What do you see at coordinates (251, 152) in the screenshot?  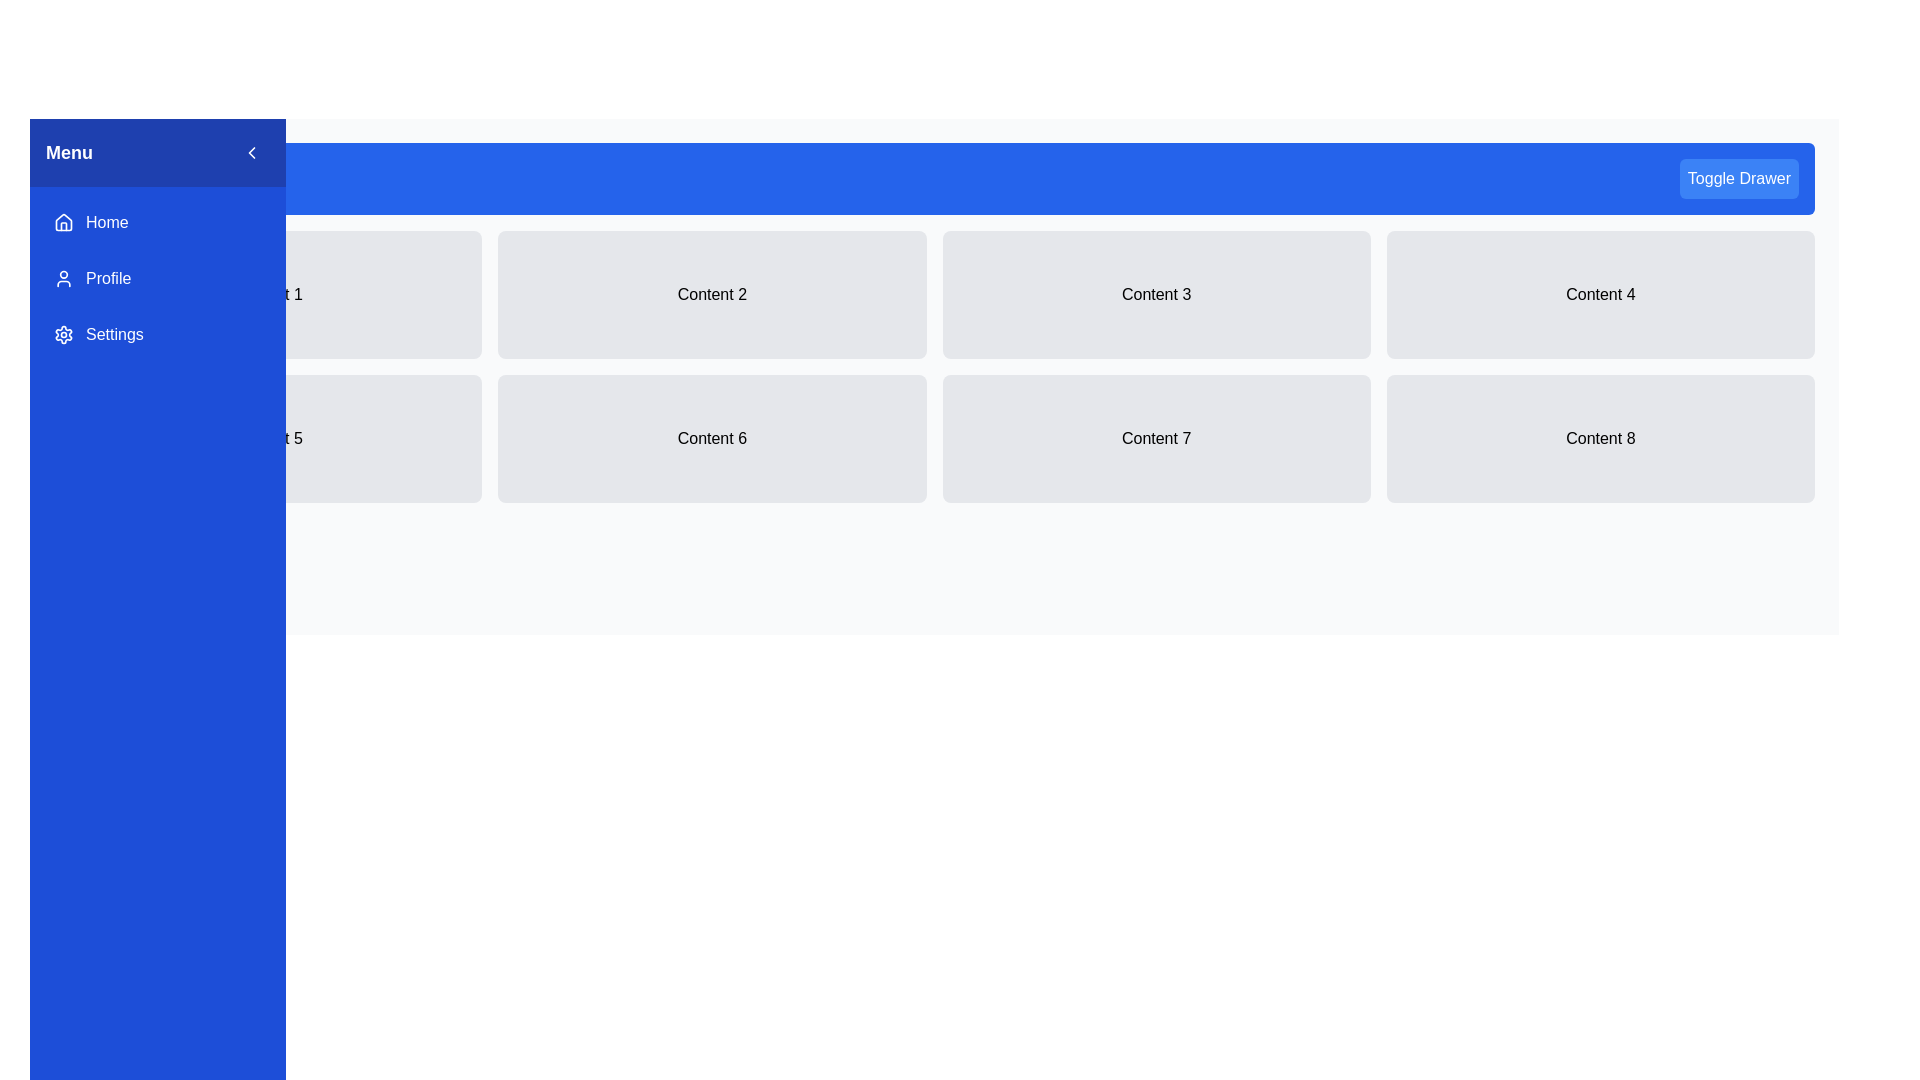 I see `the left-pointing chevron icon button located in the upper-right corner of the blue menu sidebar to receive visual feedback` at bounding box center [251, 152].